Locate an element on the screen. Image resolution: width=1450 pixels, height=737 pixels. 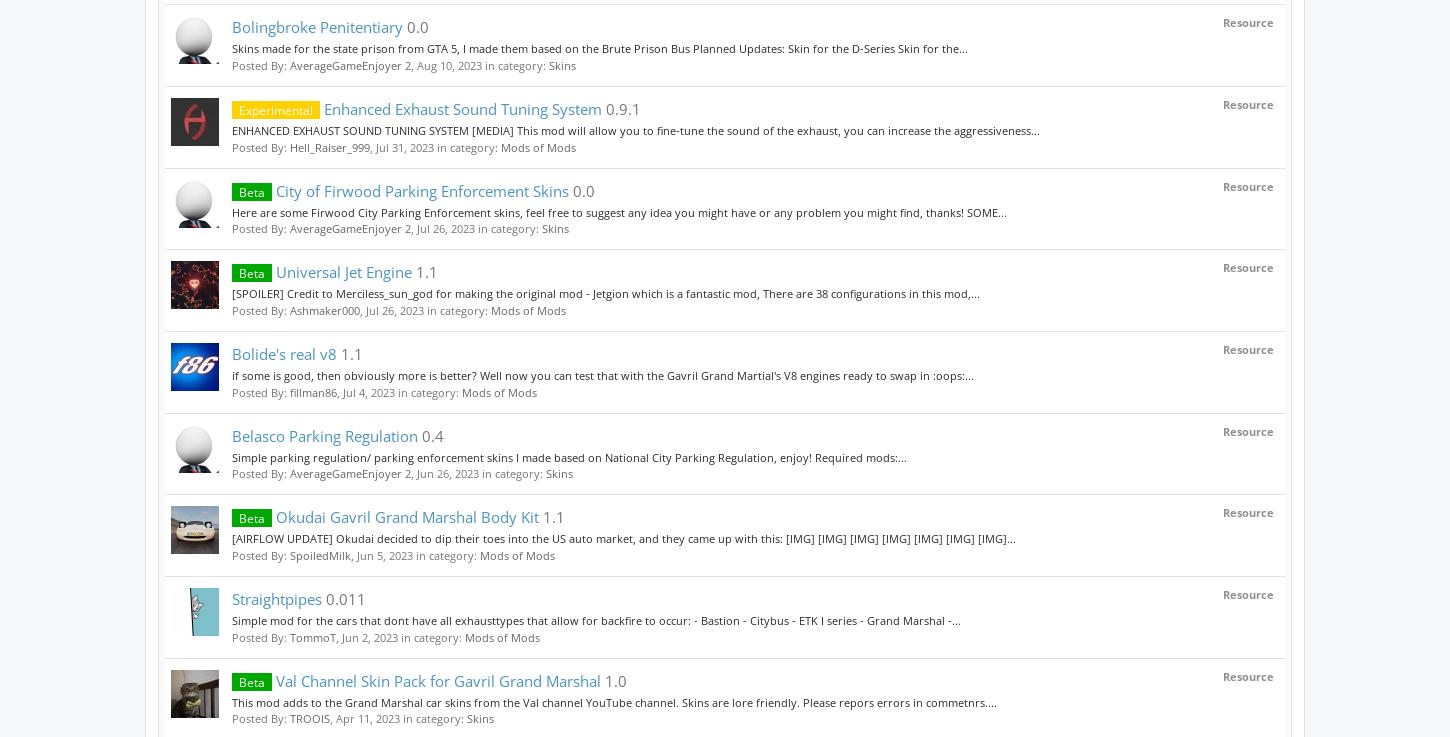
'Aug 10, 2023' is located at coordinates (448, 64).